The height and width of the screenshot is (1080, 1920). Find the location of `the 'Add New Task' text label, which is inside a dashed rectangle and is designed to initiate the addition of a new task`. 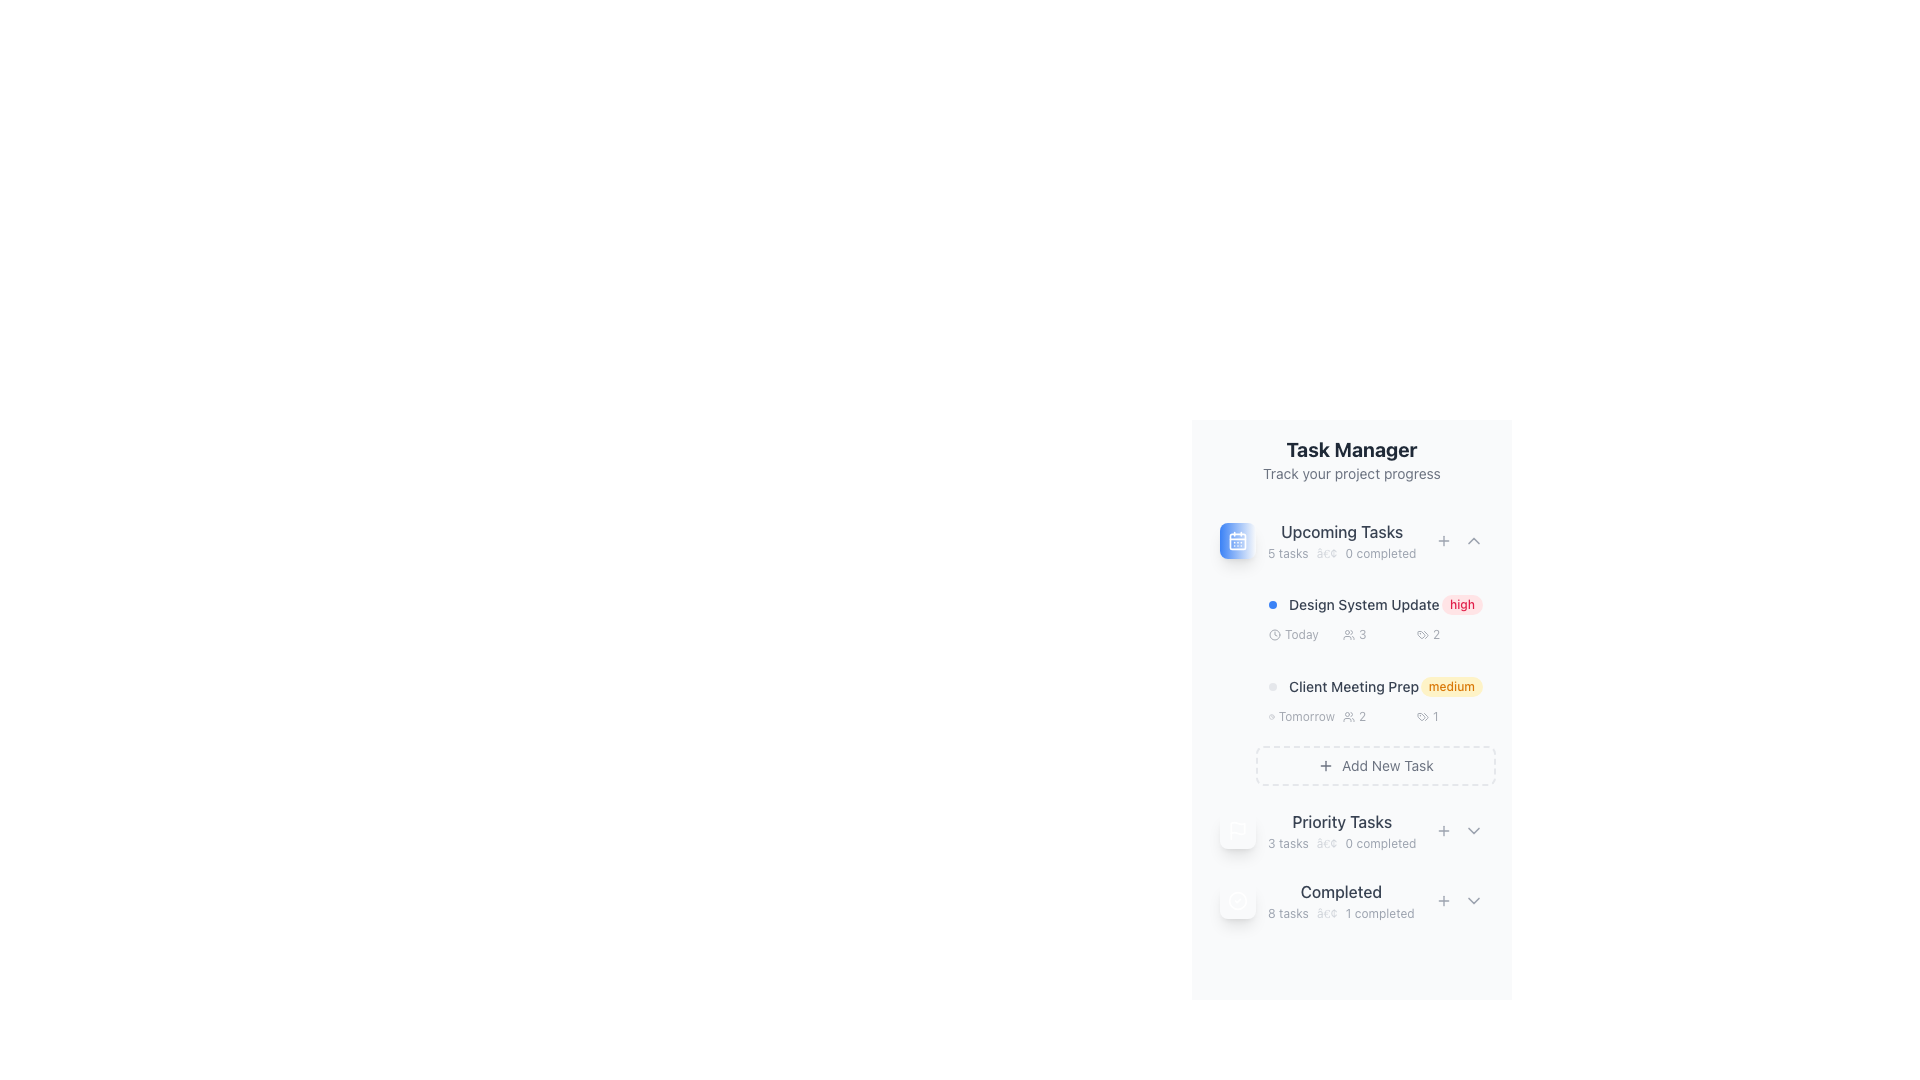

the 'Add New Task' text label, which is inside a dashed rectangle and is designed to initiate the addition of a new task is located at coordinates (1386, 765).